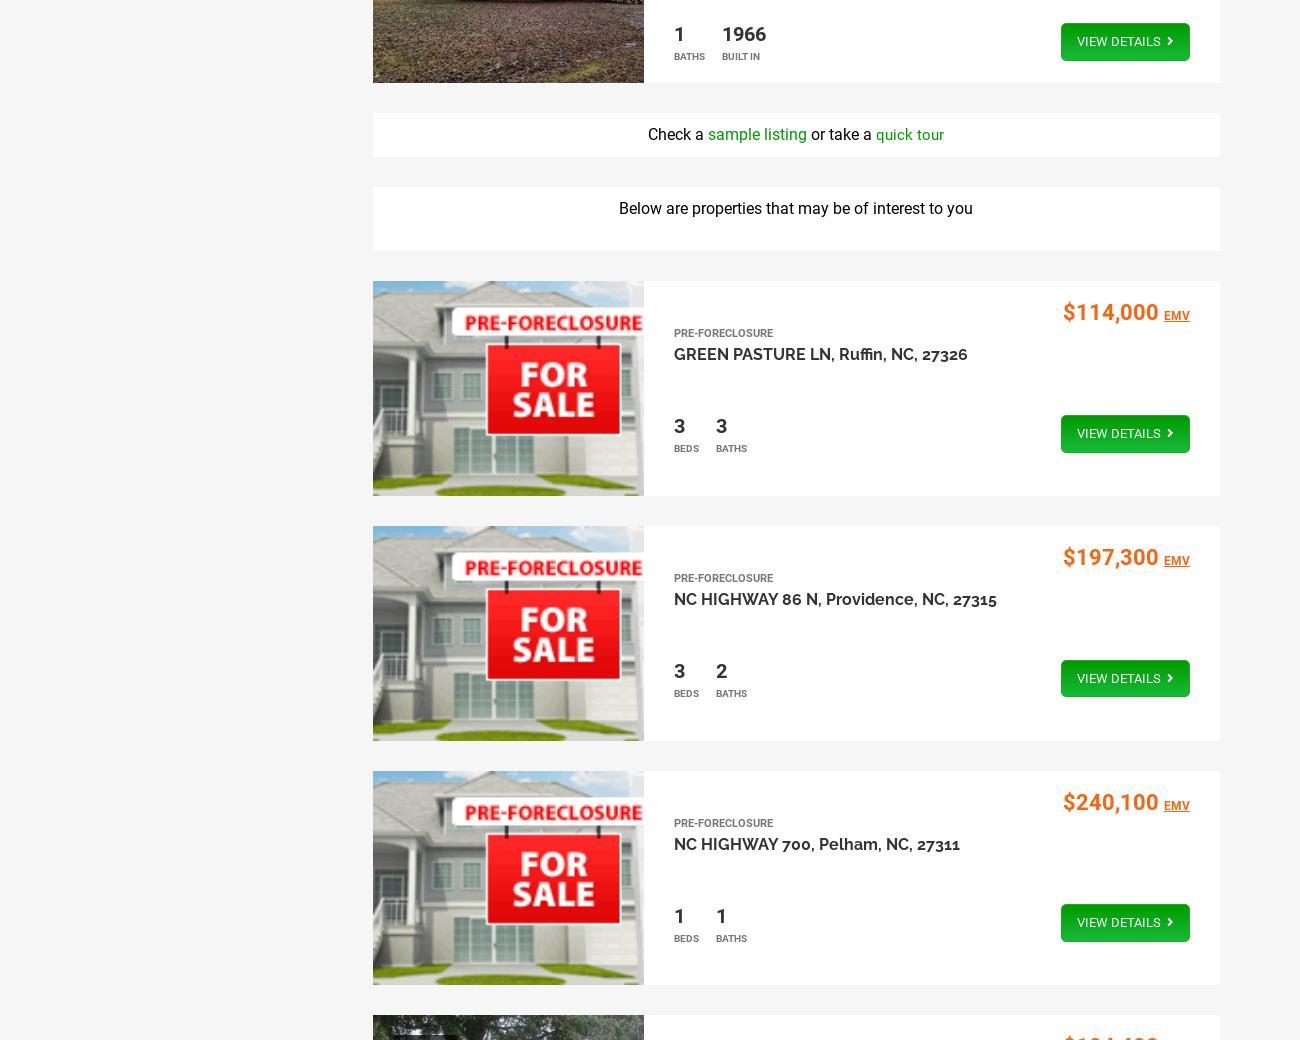 The height and width of the screenshot is (1040, 1300). I want to click on '$114,000', so click(1108, 311).